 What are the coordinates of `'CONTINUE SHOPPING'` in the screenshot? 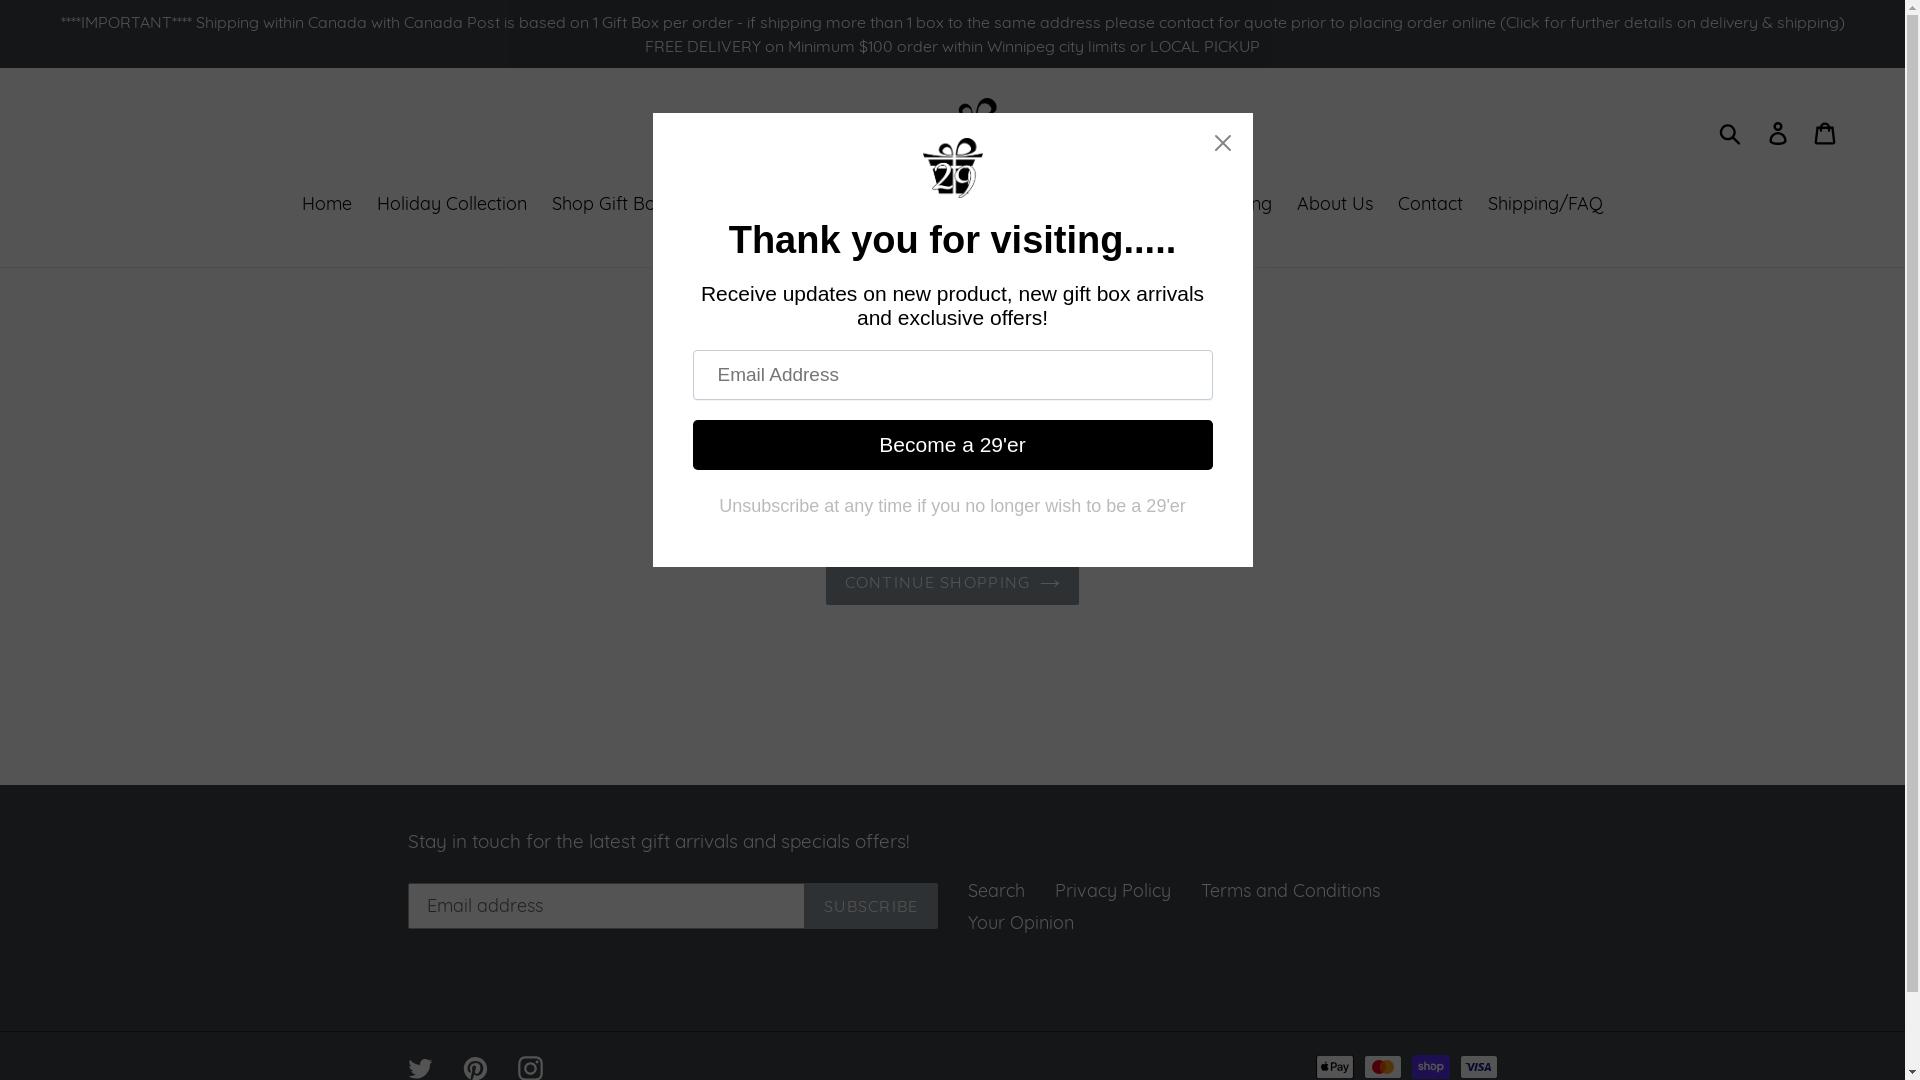 It's located at (952, 582).